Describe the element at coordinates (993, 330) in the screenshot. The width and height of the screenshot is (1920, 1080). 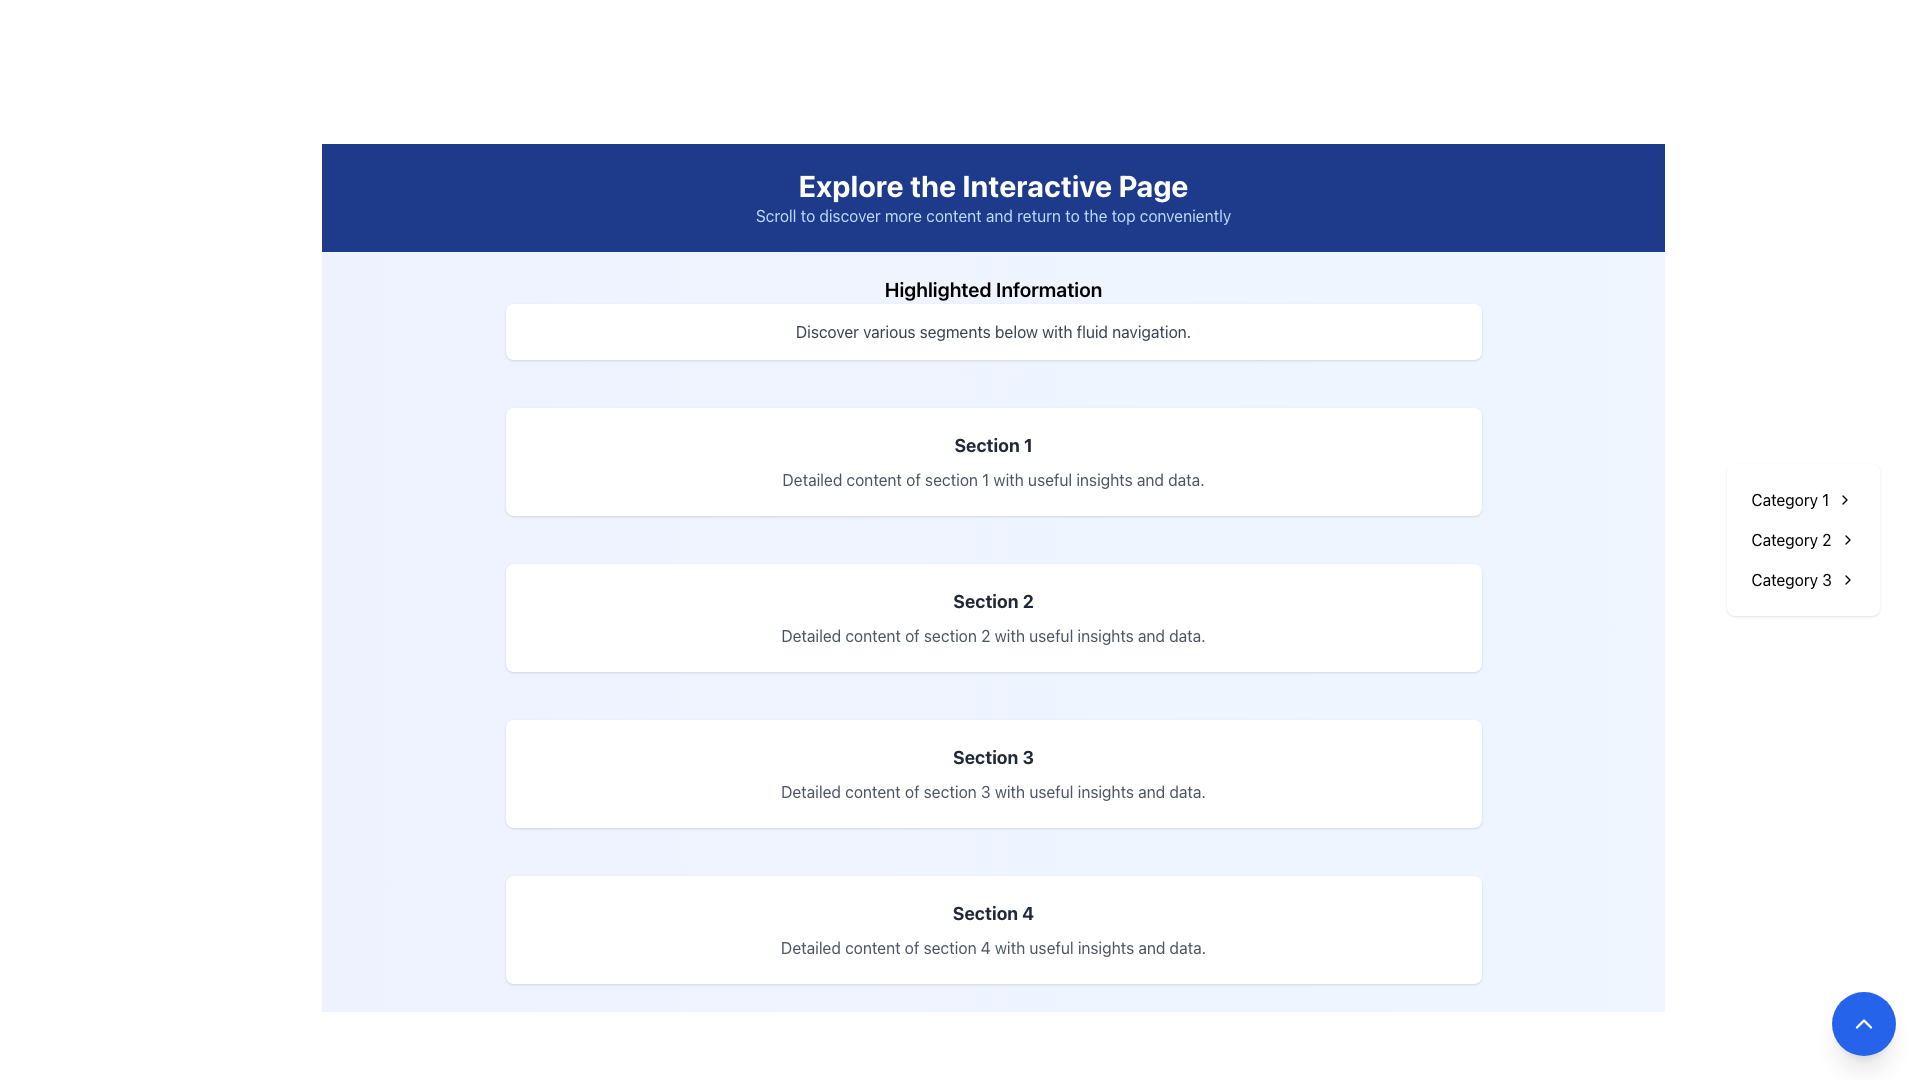
I see `the informational text block located below the 'Highlighted Information' header, which is centered horizontally in the interface` at that location.